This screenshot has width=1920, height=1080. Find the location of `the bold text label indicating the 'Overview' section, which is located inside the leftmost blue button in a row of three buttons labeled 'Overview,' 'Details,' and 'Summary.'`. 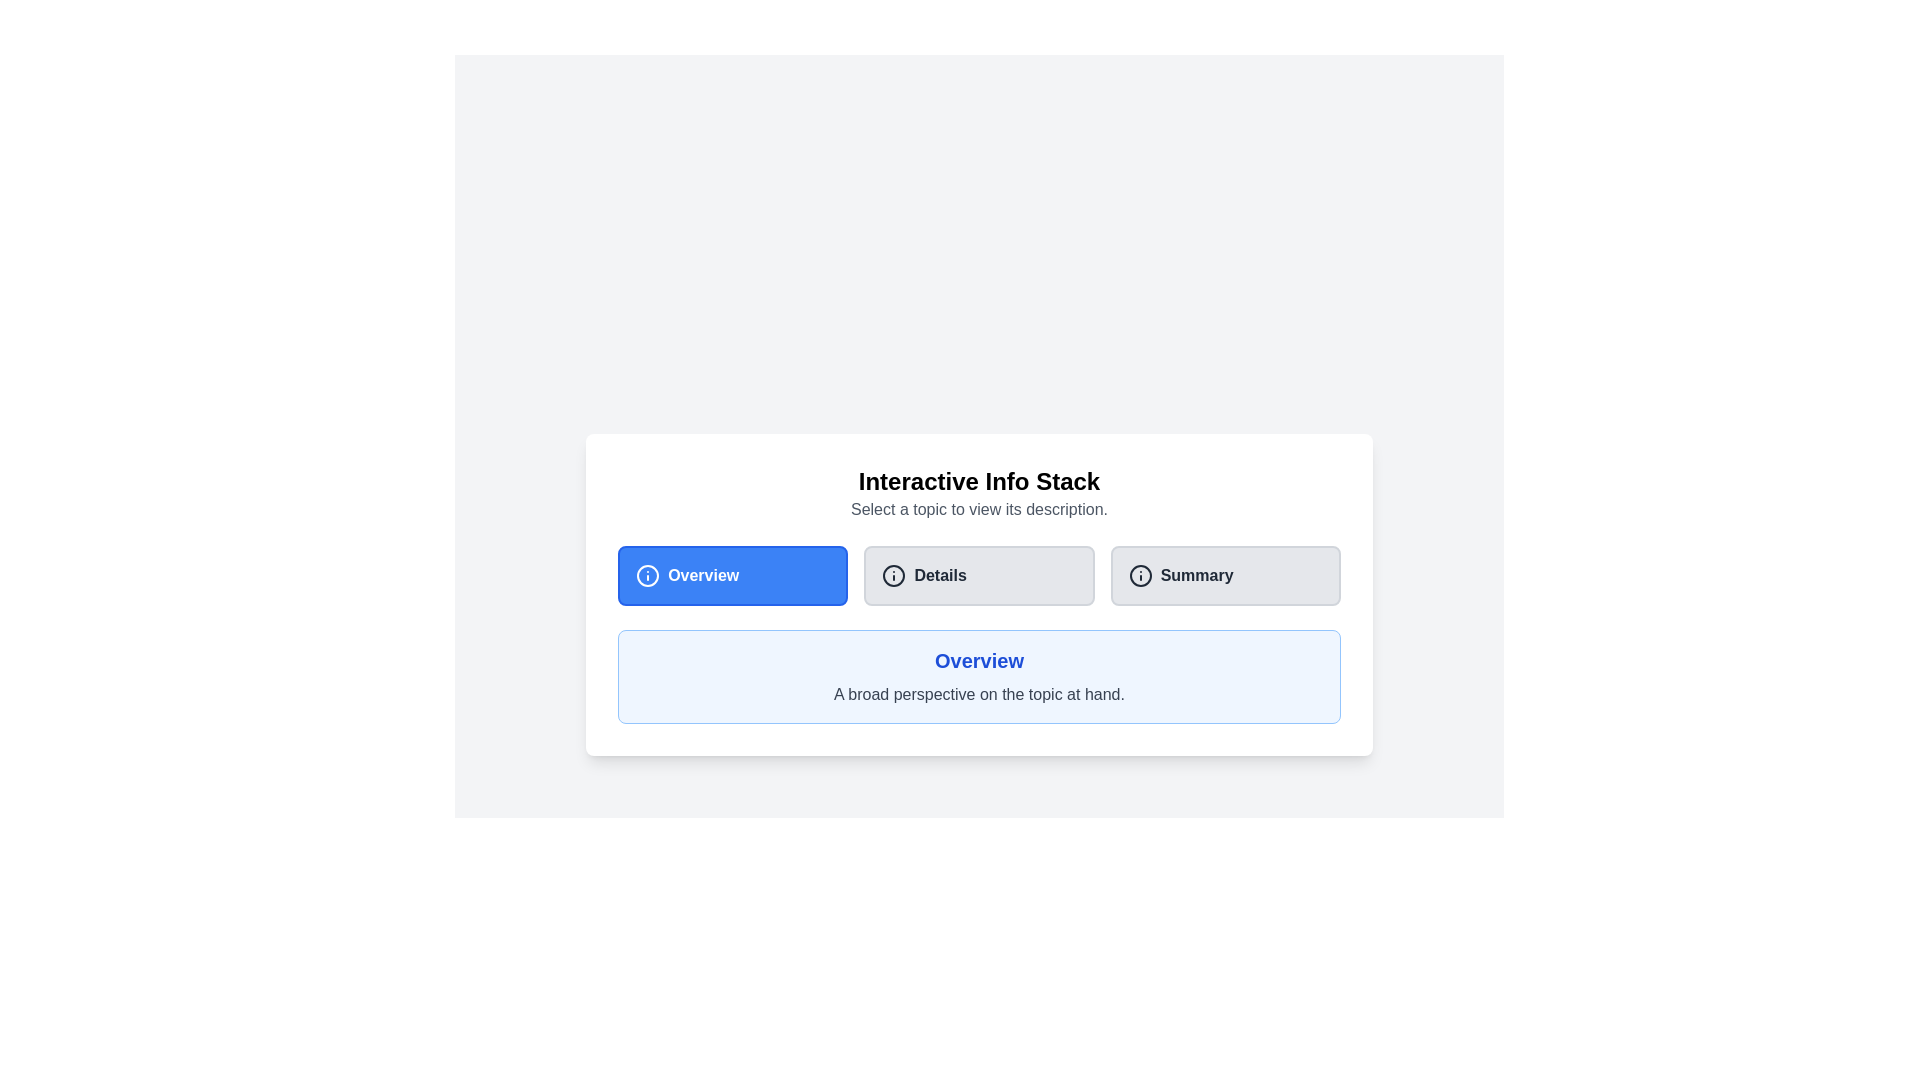

the bold text label indicating the 'Overview' section, which is located inside the leftmost blue button in a row of three buttons labeled 'Overview,' 'Details,' and 'Summary.' is located at coordinates (703, 575).